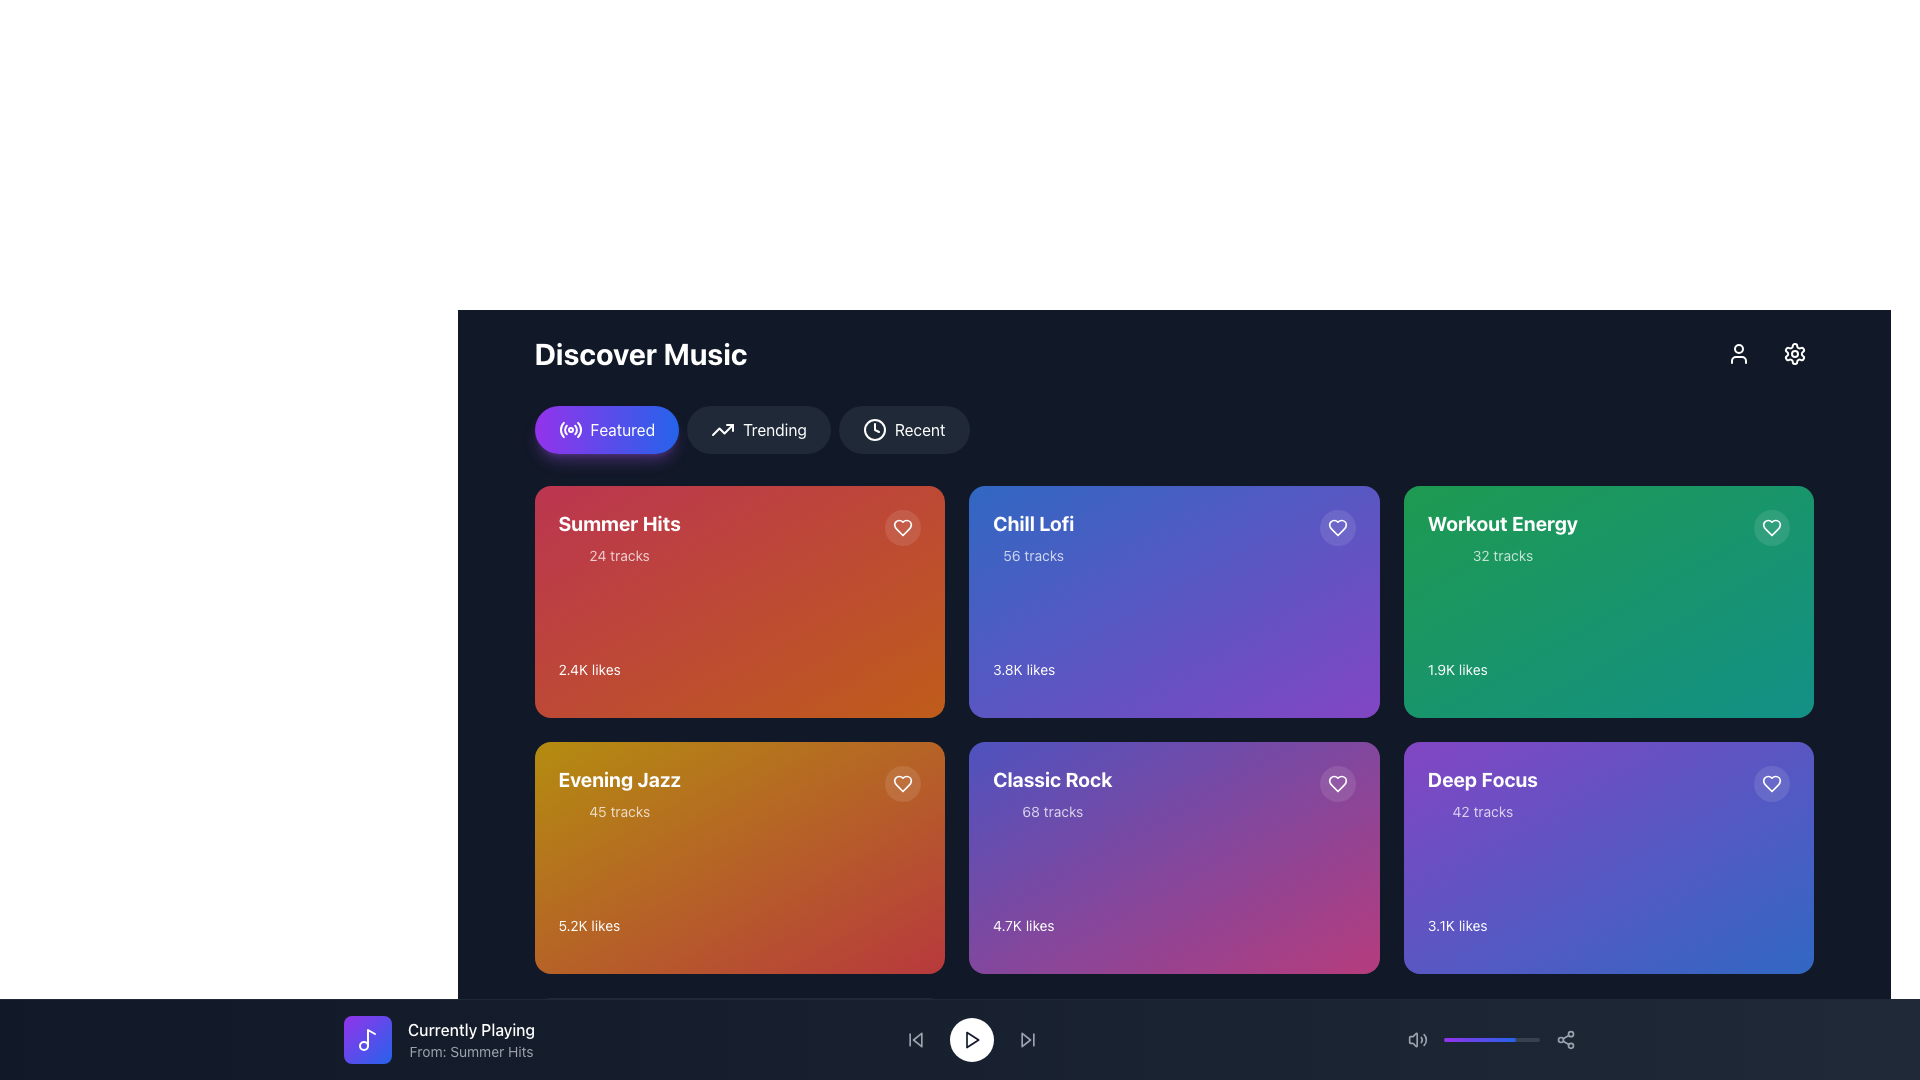 Image resolution: width=1920 pixels, height=1080 pixels. What do you see at coordinates (1051, 812) in the screenshot?
I see `the text label displaying '68 tracks' located under 'Classic Rock' within the gradient purple card in the 'Discover Music' grid layout` at bounding box center [1051, 812].